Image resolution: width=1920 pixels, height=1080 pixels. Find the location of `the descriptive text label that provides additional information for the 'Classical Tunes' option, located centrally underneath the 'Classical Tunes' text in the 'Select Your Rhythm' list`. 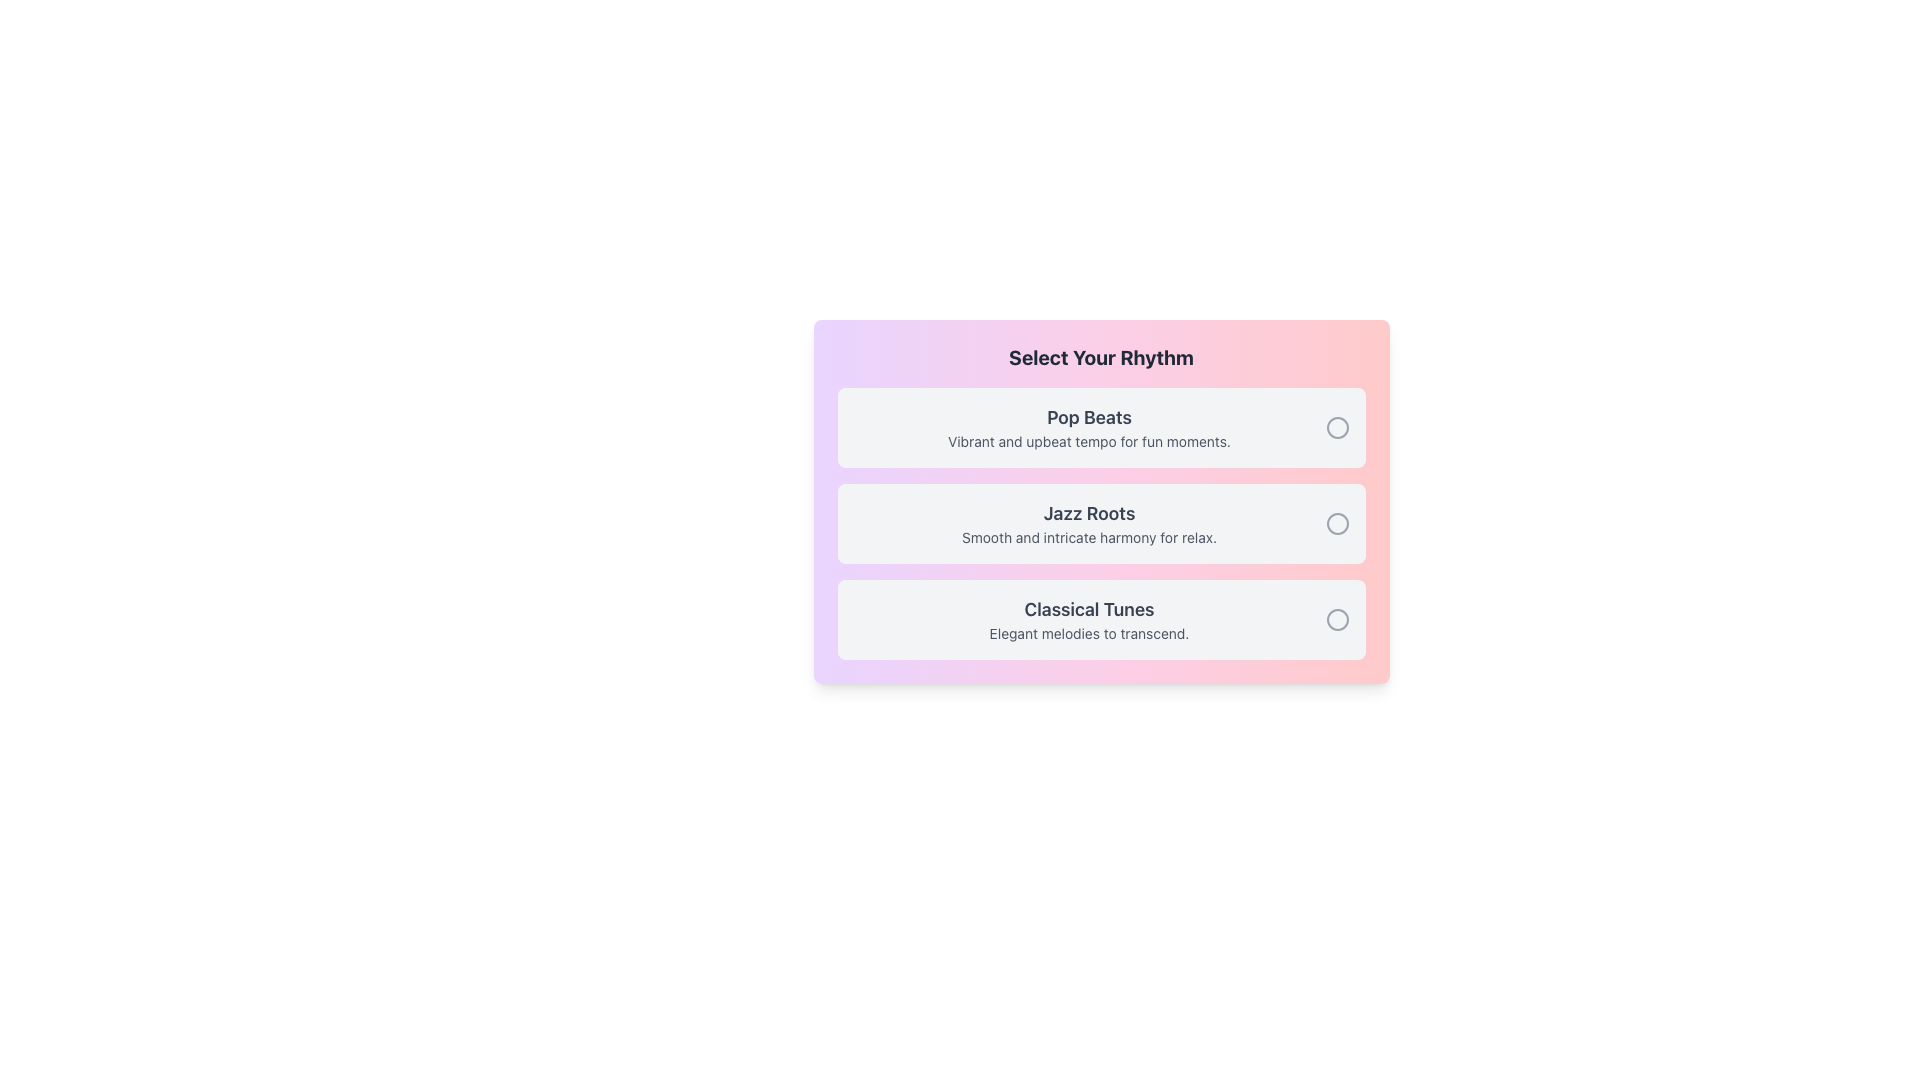

the descriptive text label that provides additional information for the 'Classical Tunes' option, located centrally underneath the 'Classical Tunes' text in the 'Select Your Rhythm' list is located at coordinates (1088, 633).